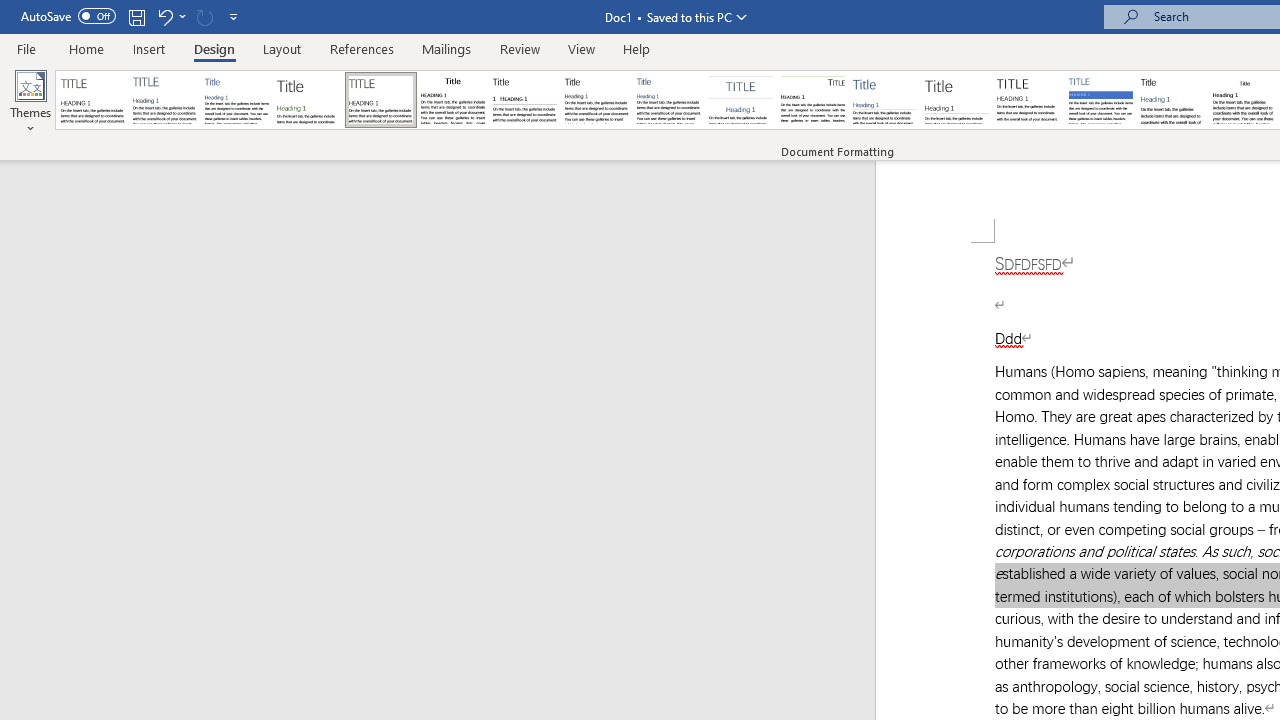  Describe the element at coordinates (1173, 100) in the screenshot. I see `'Word'` at that location.